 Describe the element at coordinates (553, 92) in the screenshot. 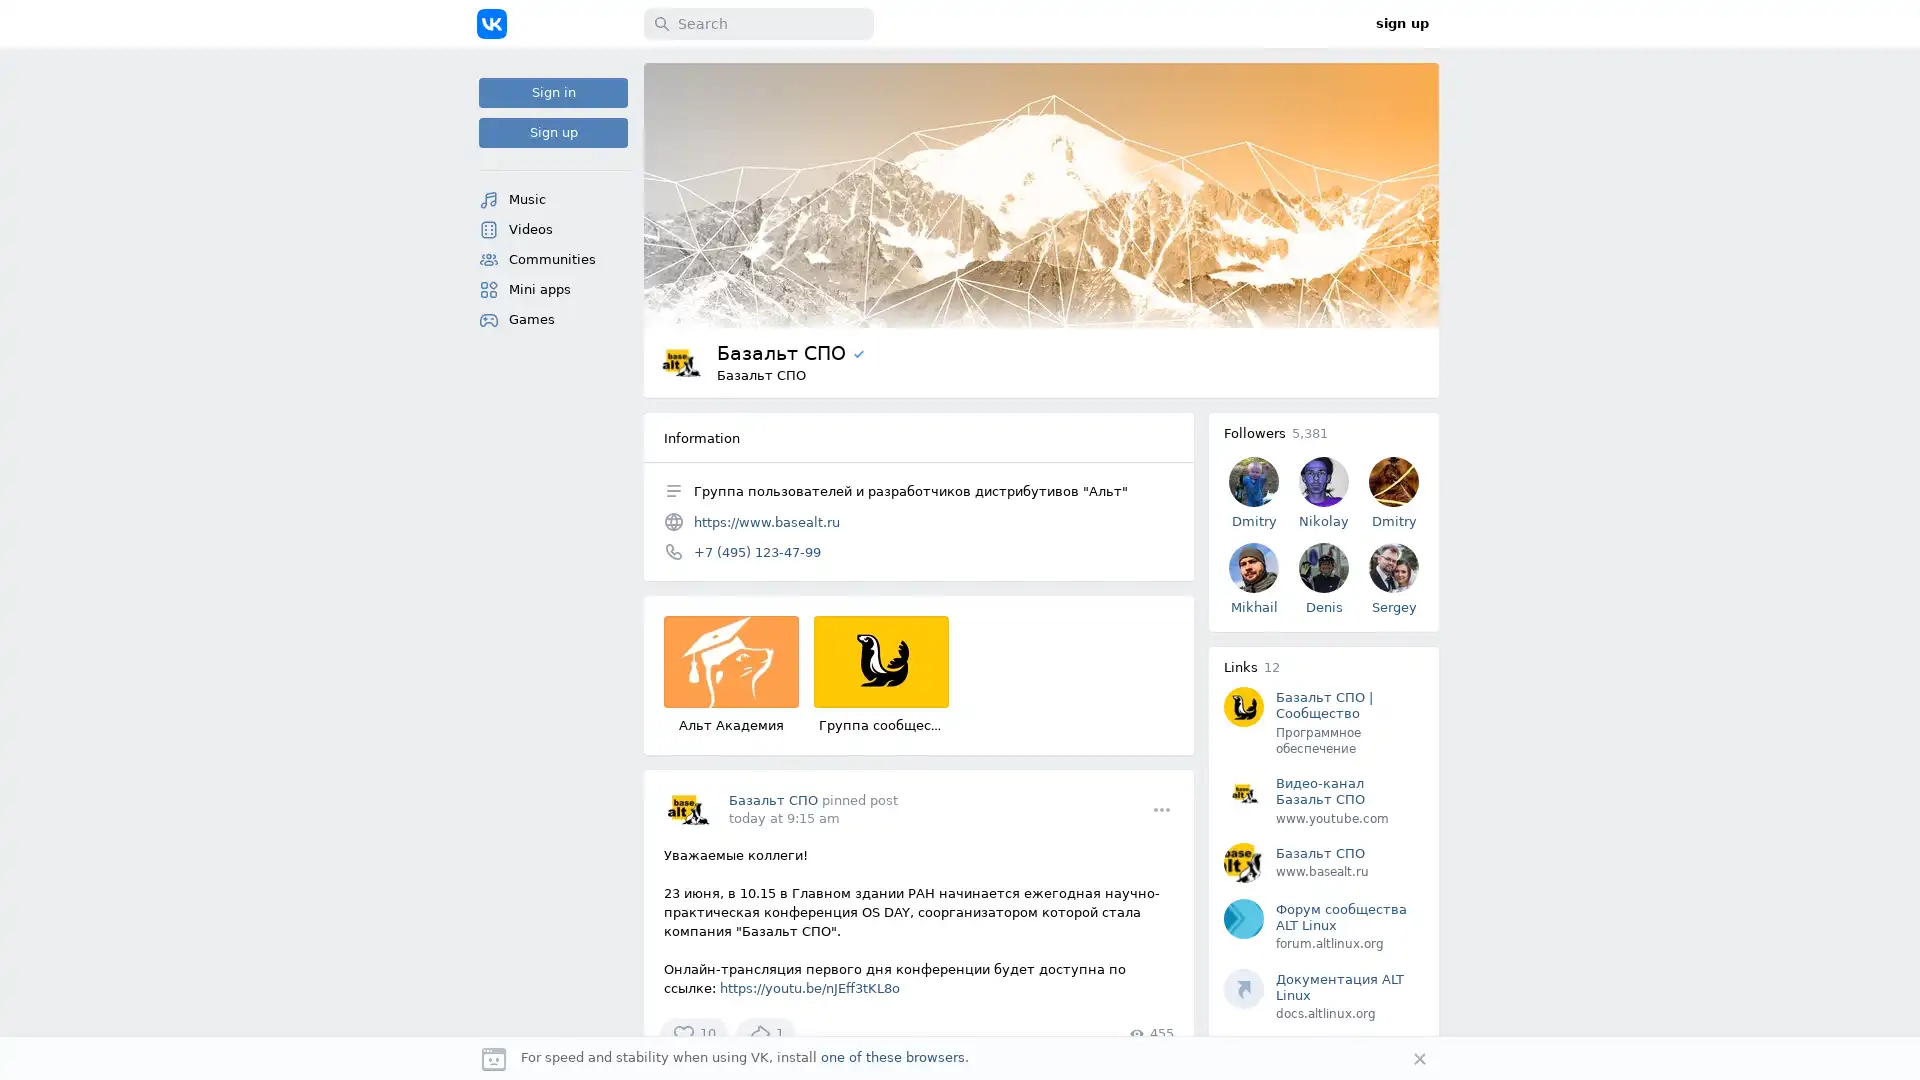

I see `Sign in` at that location.